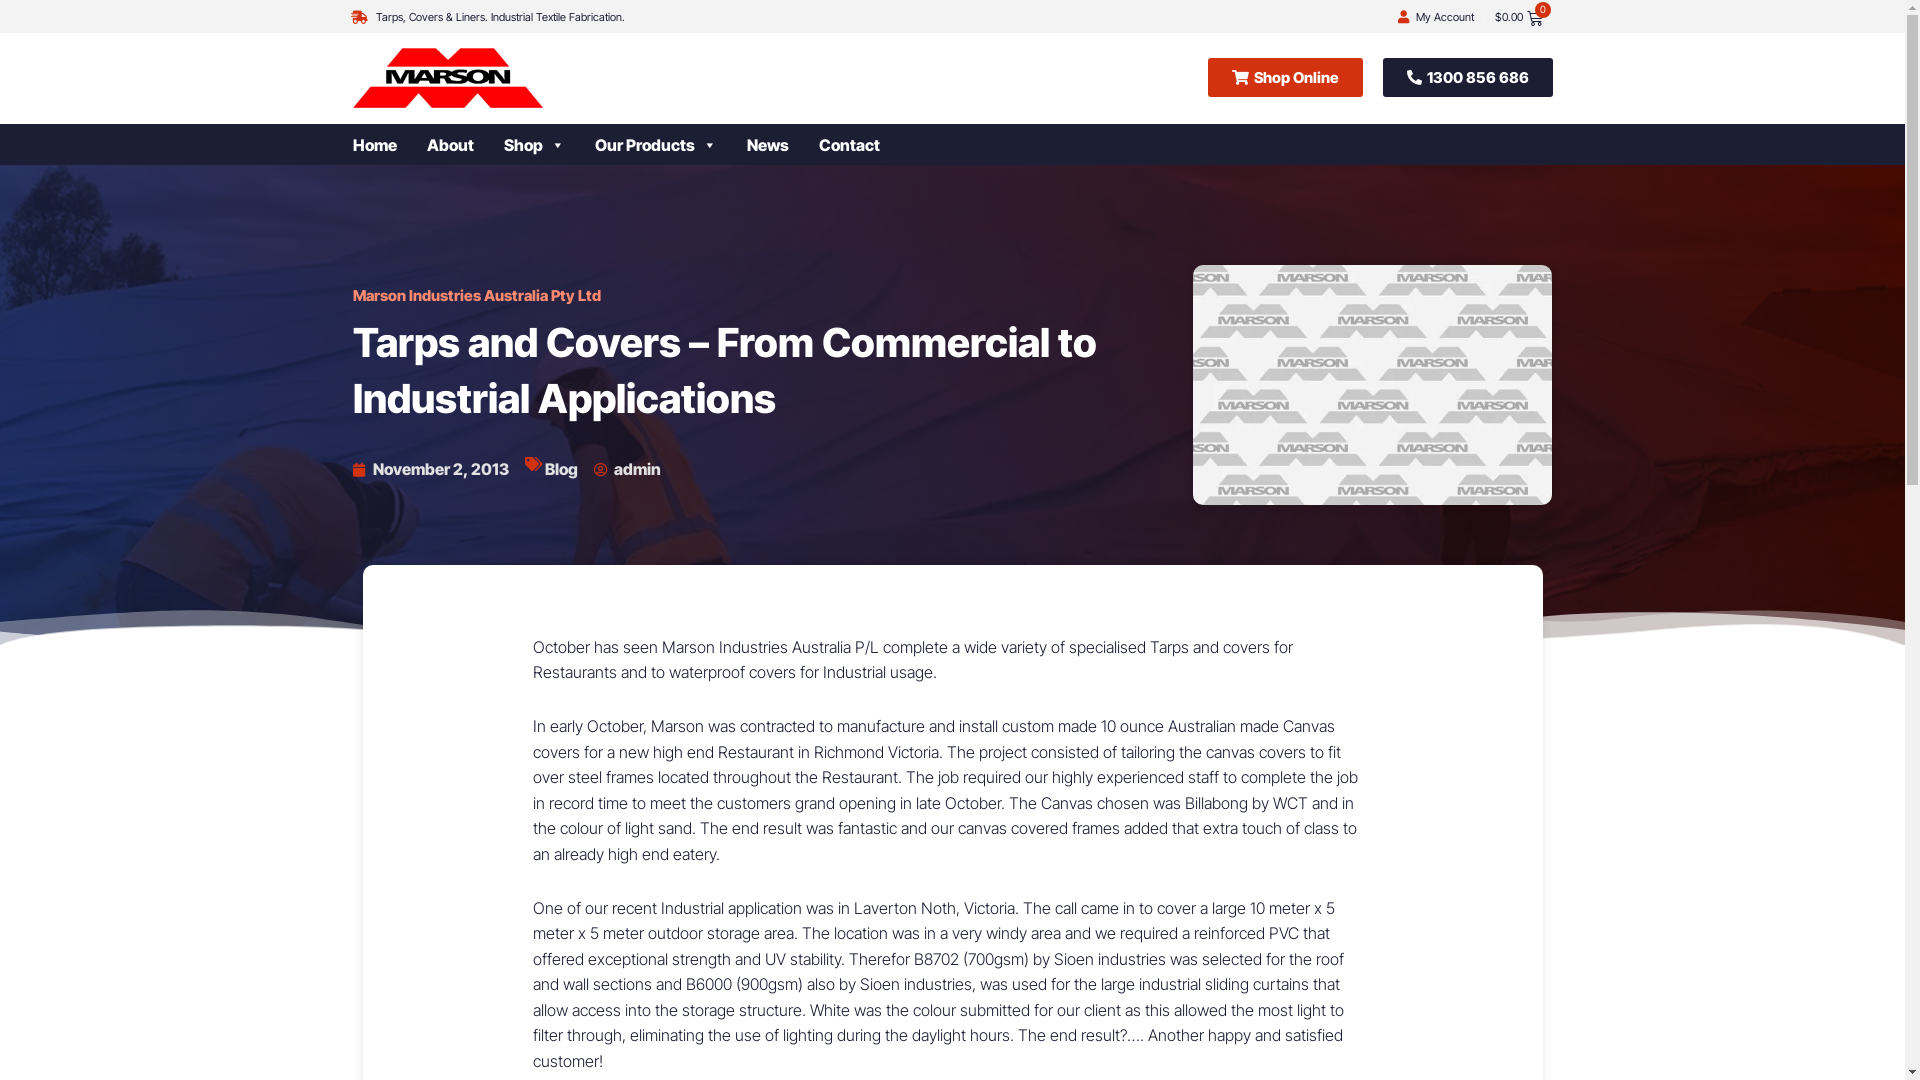 Image resolution: width=1920 pixels, height=1080 pixels. I want to click on 'admin', so click(626, 470).